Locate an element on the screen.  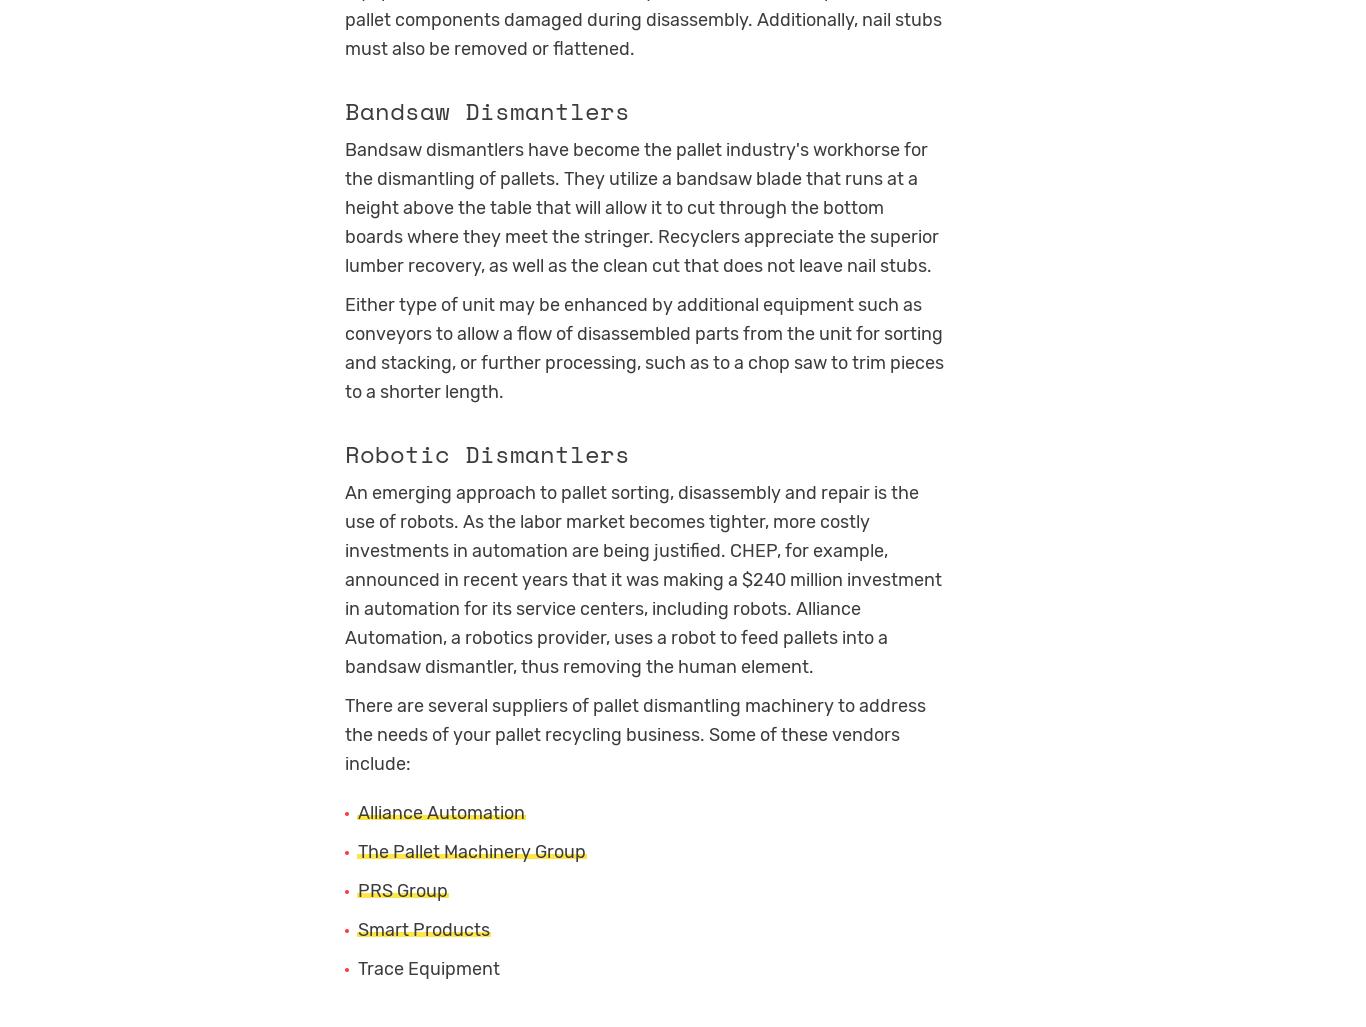
'PRS Group' is located at coordinates (401, 888).